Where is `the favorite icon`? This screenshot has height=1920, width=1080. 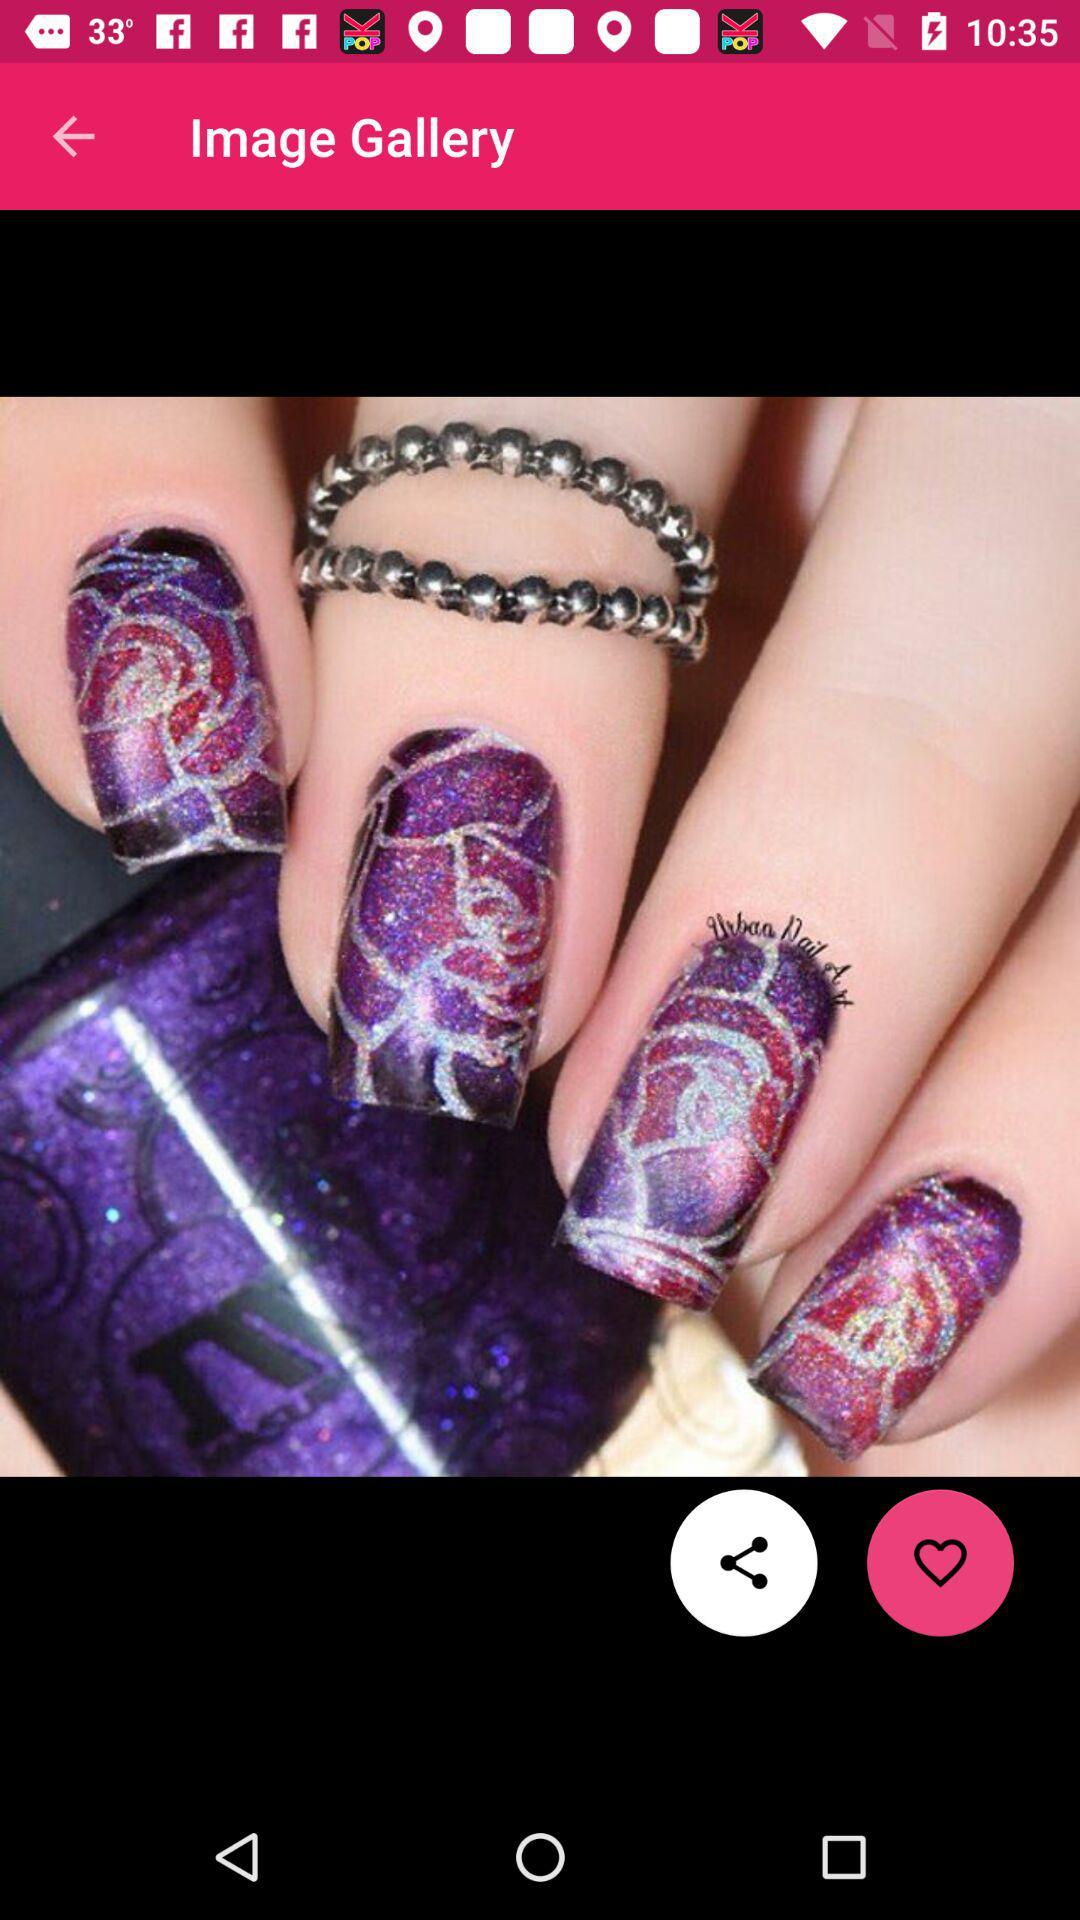 the favorite icon is located at coordinates (940, 1562).